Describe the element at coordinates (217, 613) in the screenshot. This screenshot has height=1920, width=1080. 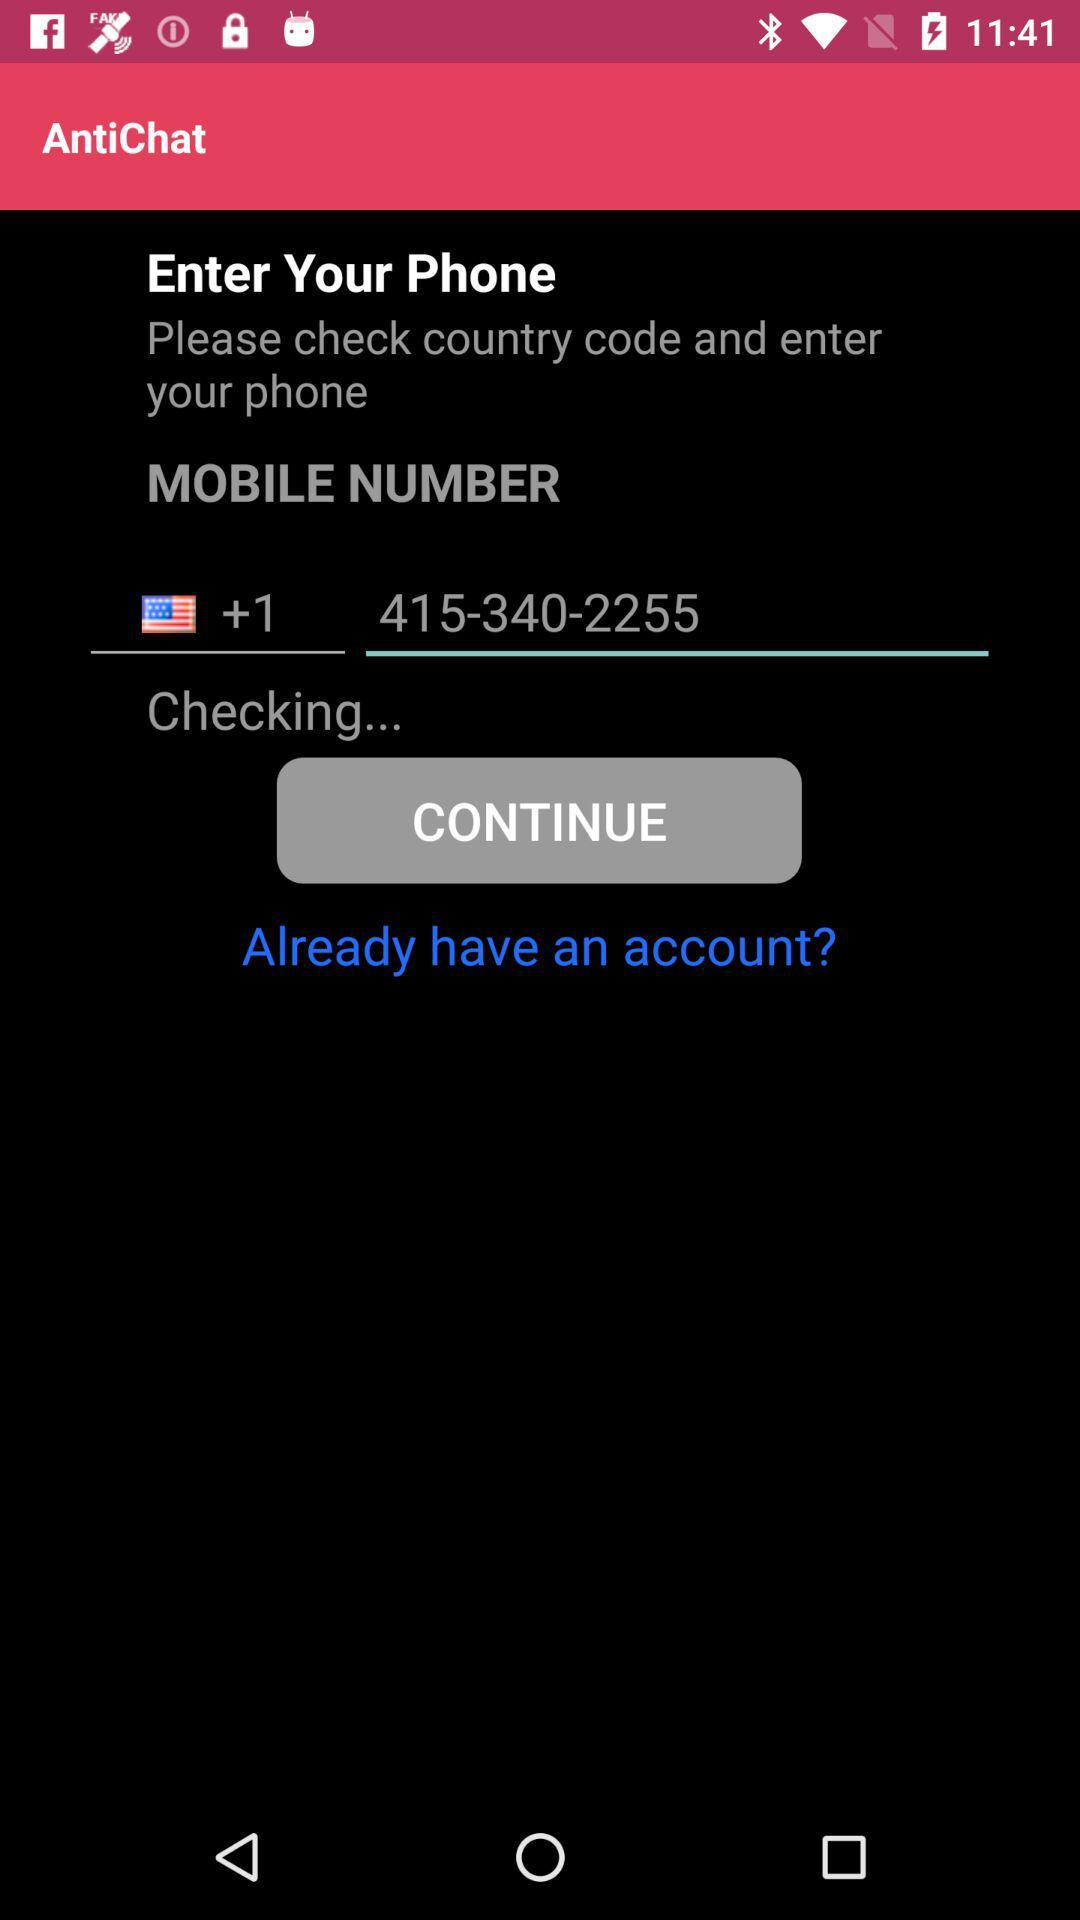
I see `item to the left of  415-340-2255 icon` at that location.